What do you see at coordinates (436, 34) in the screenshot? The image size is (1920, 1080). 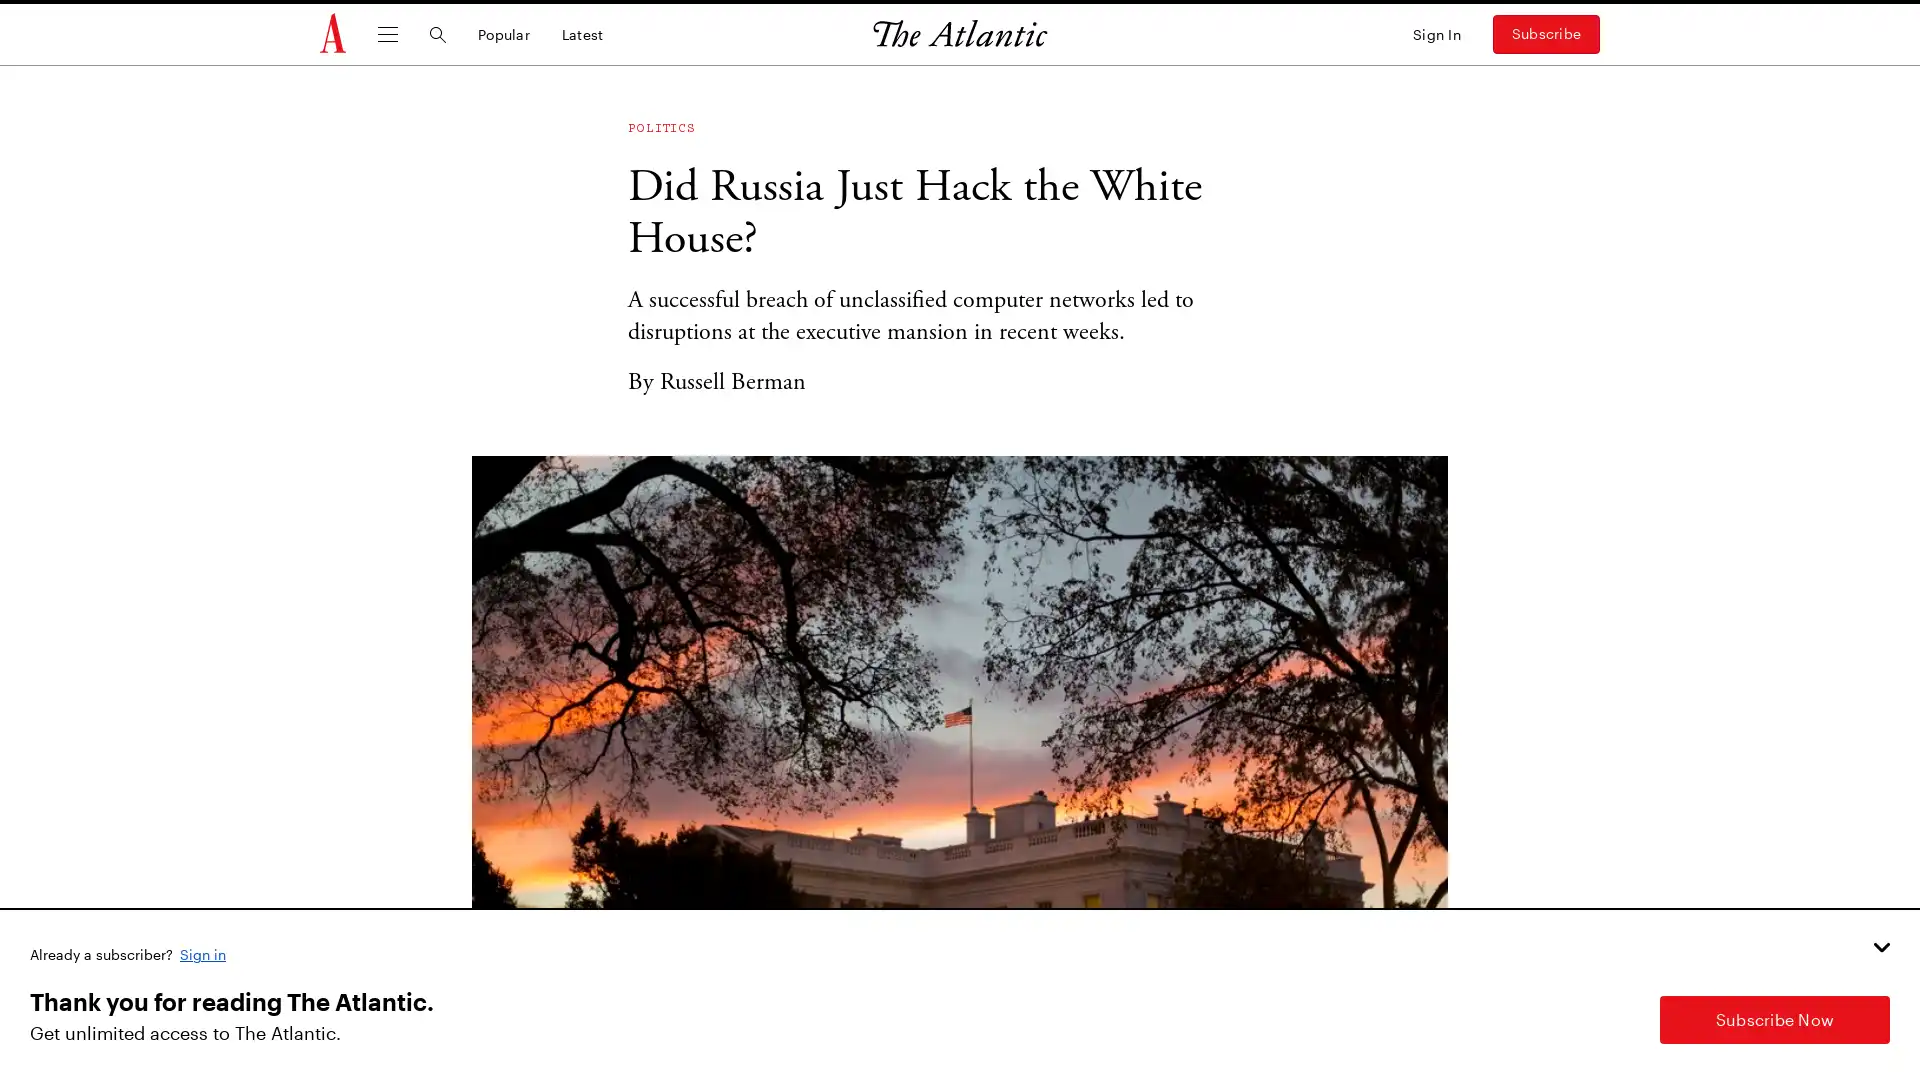 I see `Search The Atlantic` at bounding box center [436, 34].